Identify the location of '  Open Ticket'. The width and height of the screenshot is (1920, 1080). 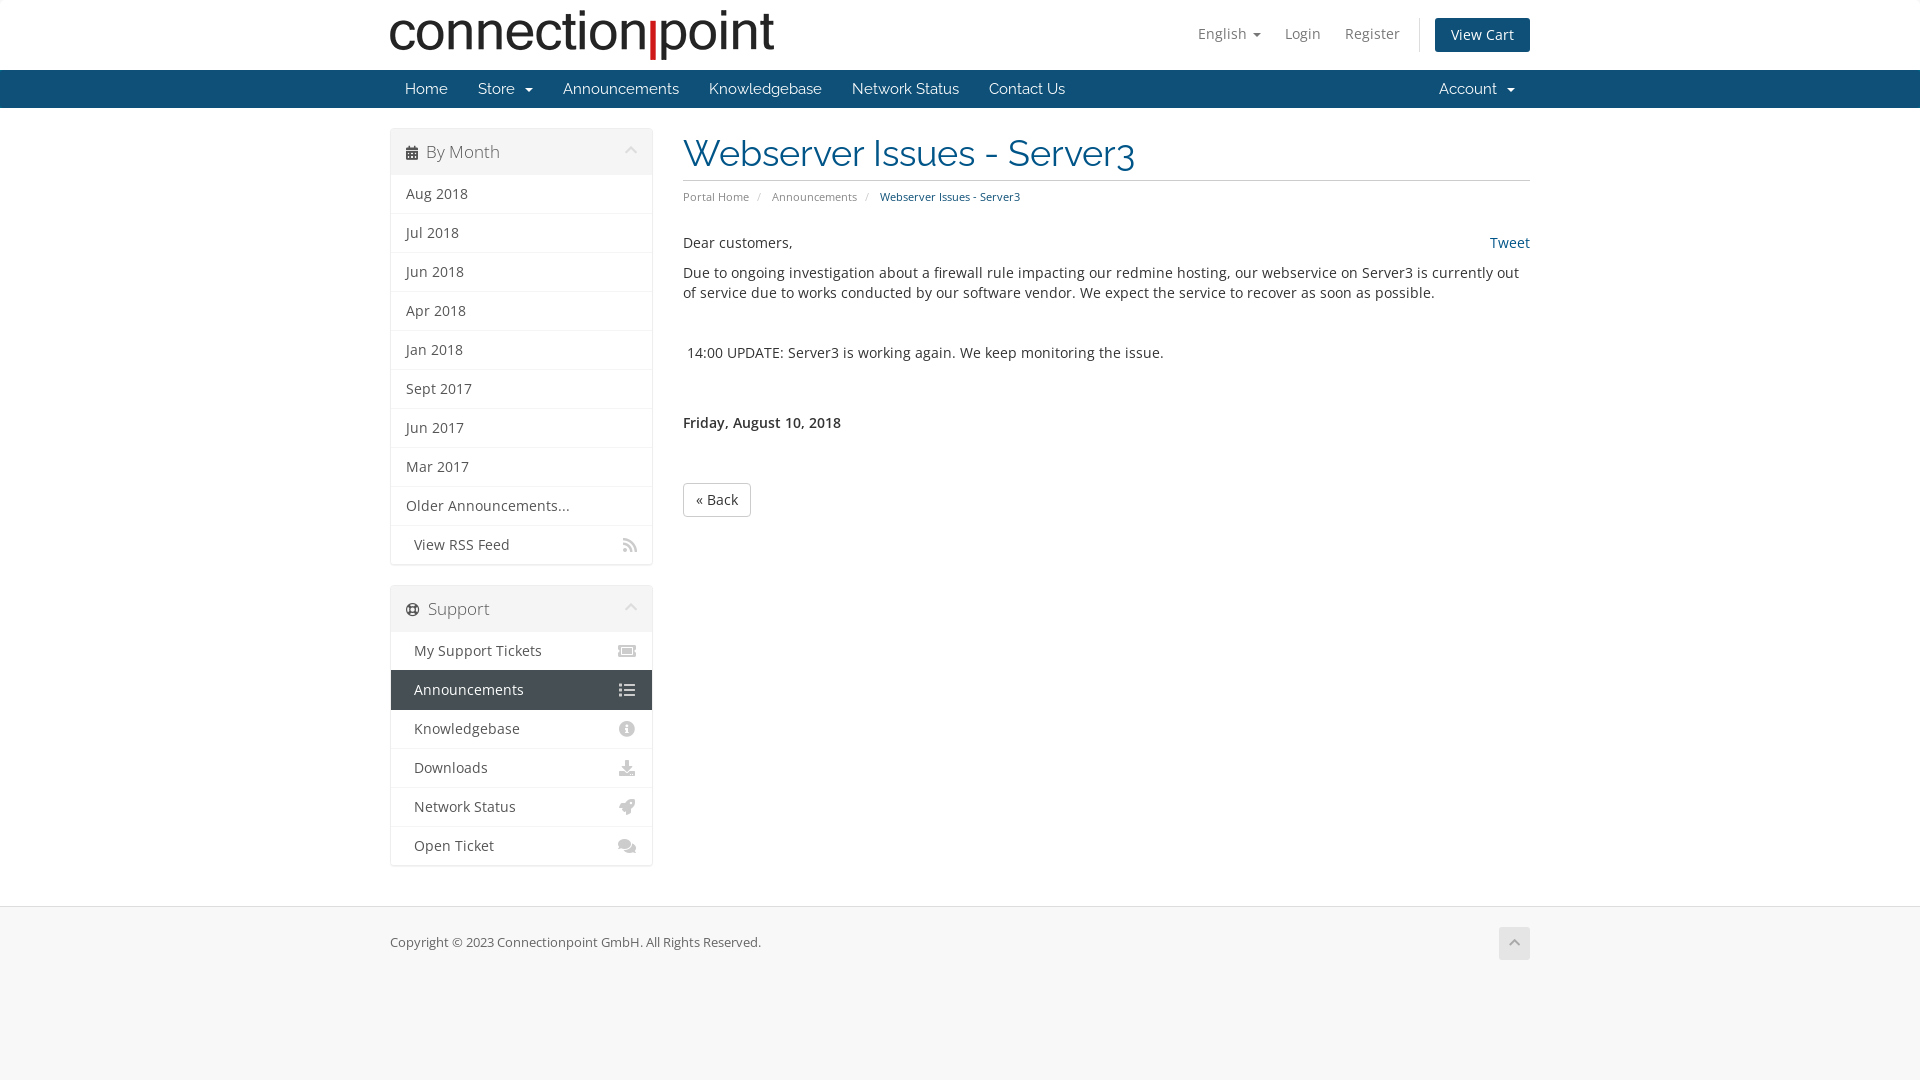
(521, 845).